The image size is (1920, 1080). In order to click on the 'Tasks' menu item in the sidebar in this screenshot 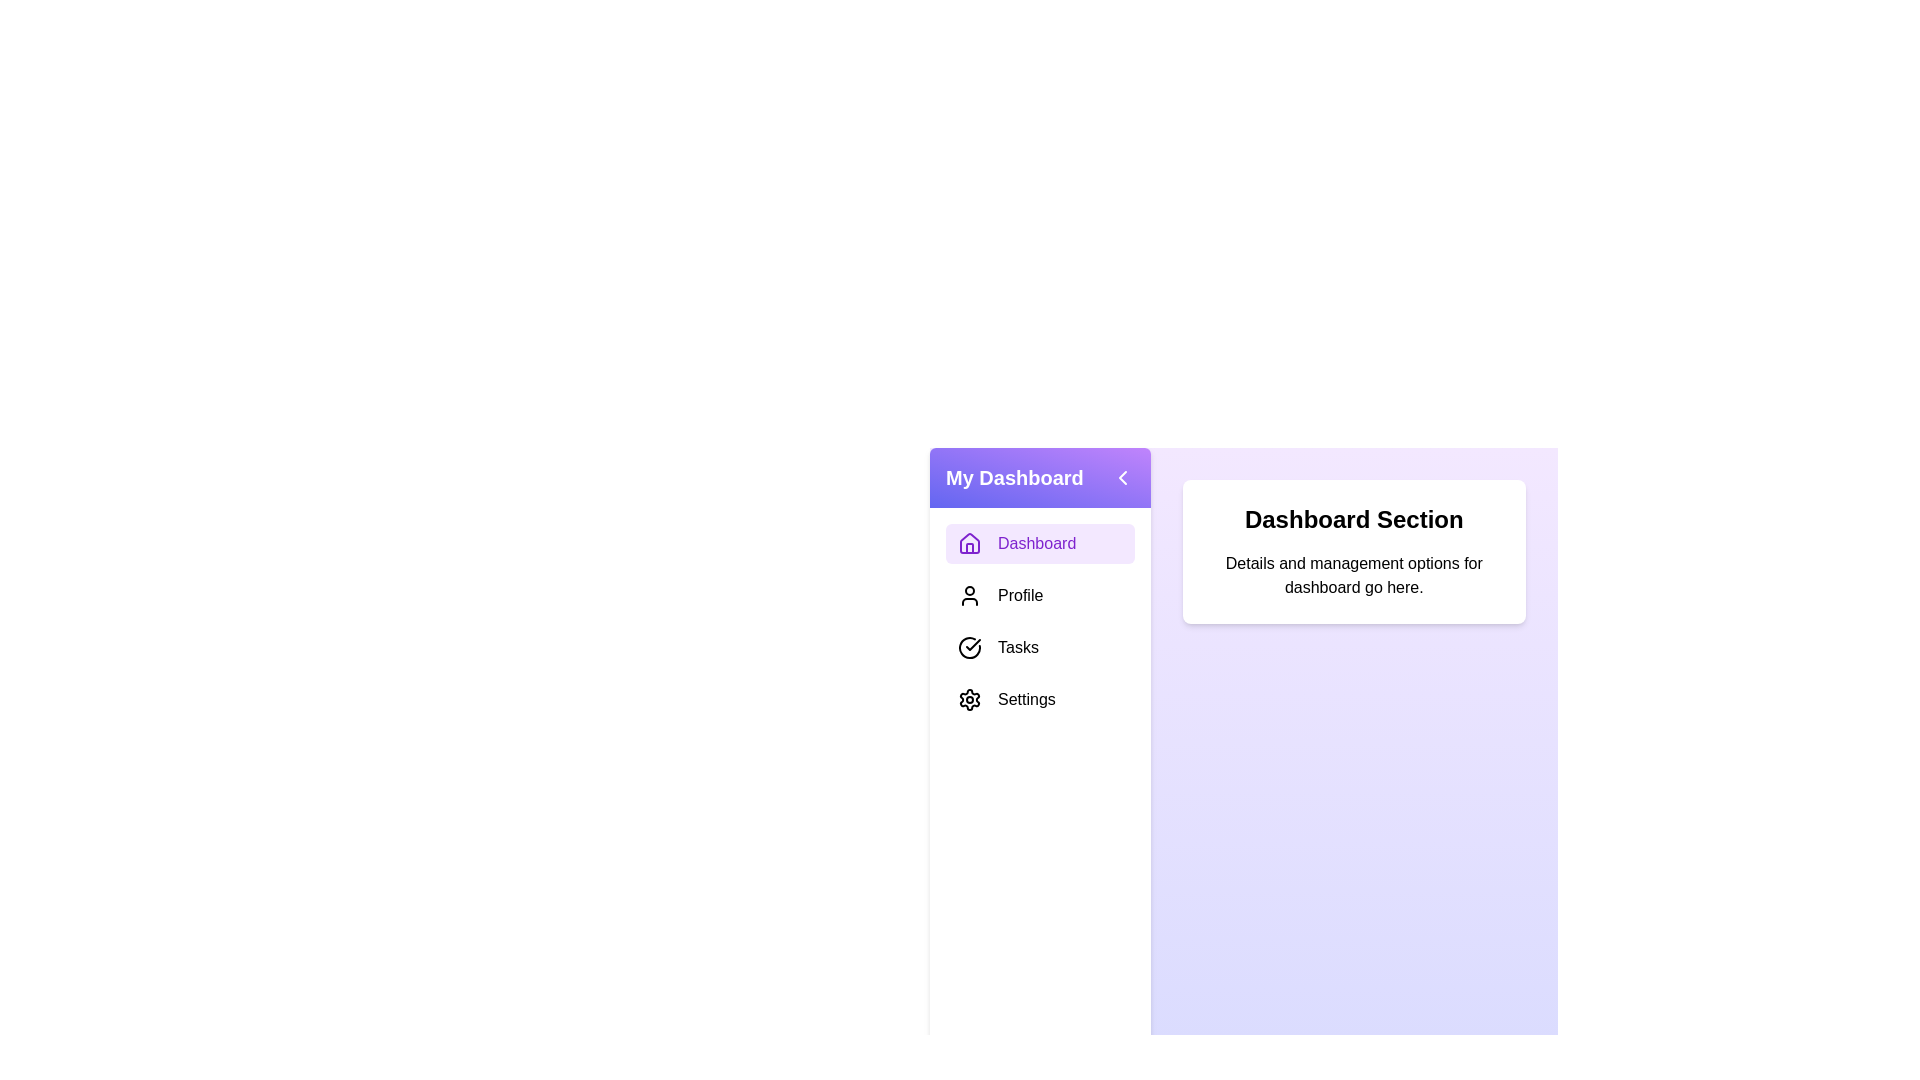, I will do `click(1040, 648)`.